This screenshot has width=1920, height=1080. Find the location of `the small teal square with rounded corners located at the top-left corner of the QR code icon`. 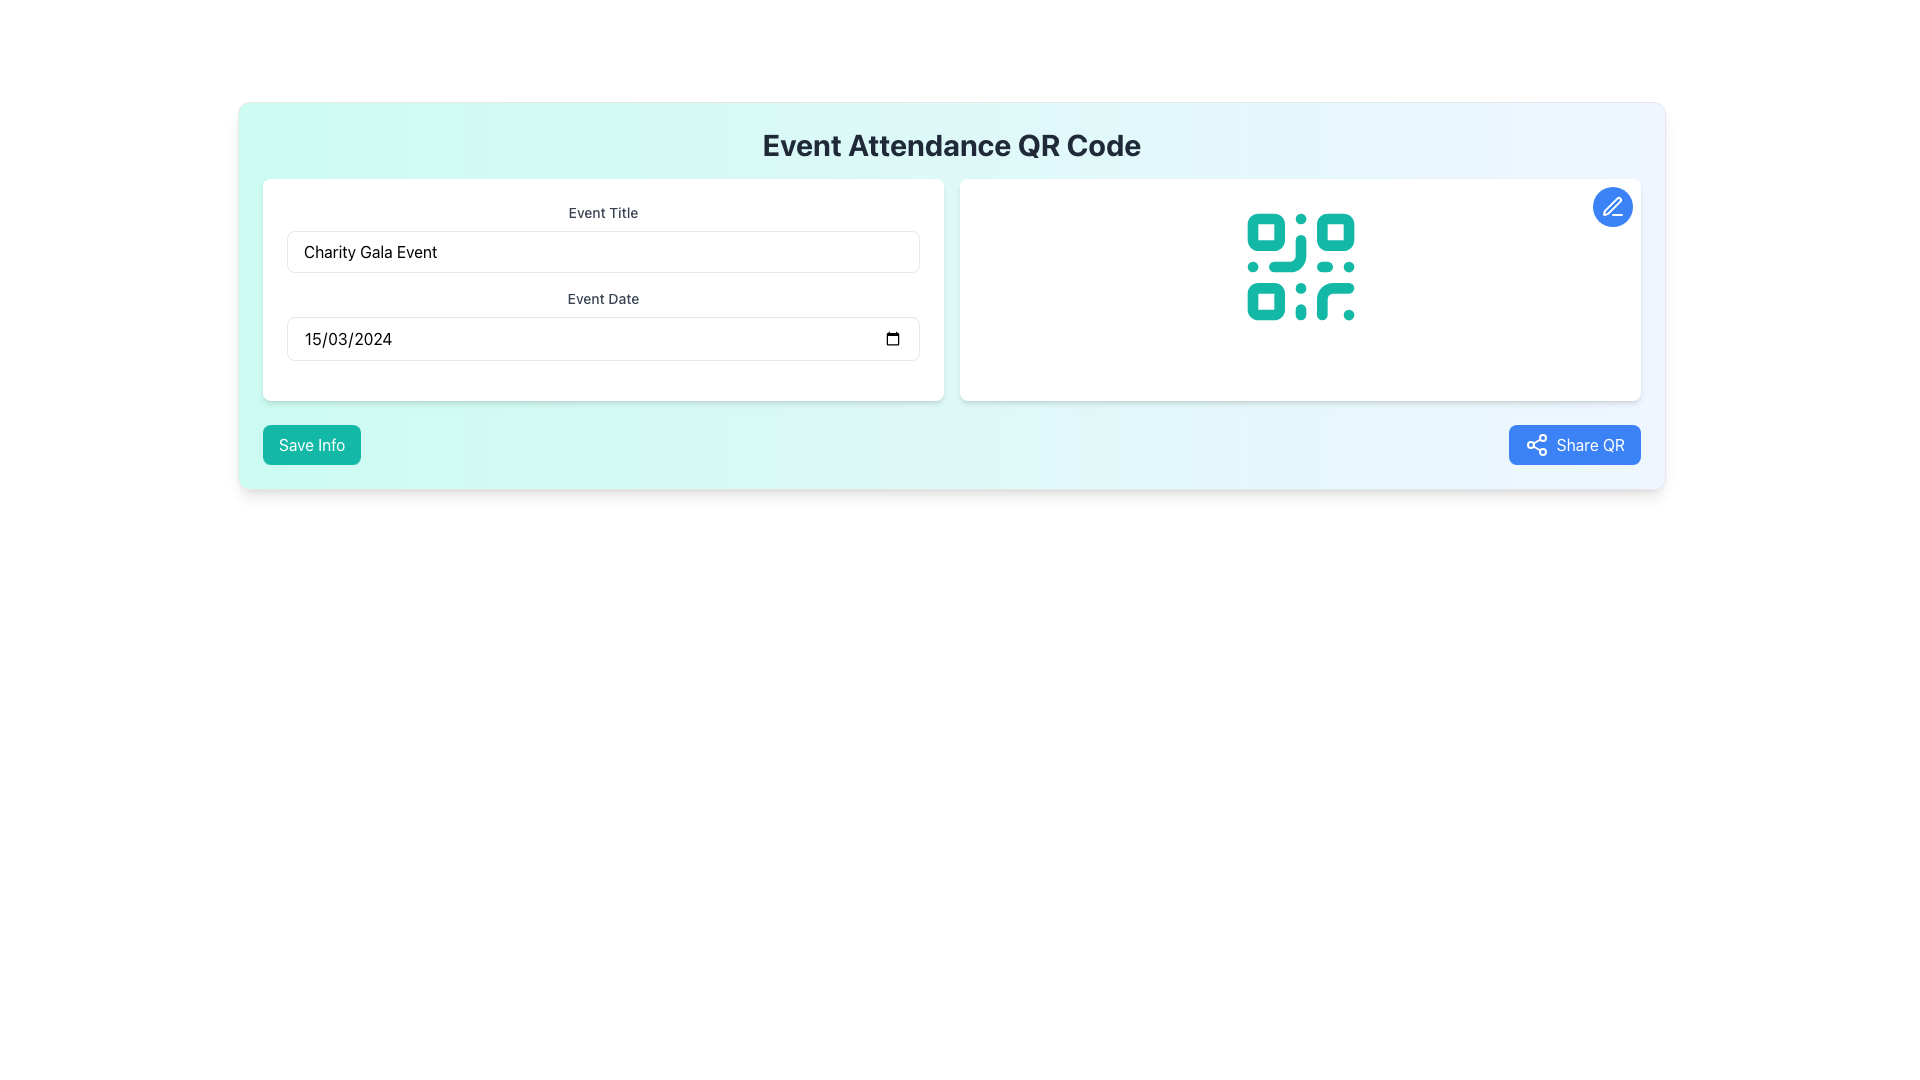

the small teal square with rounded corners located at the top-left corner of the QR code icon is located at coordinates (1264, 231).